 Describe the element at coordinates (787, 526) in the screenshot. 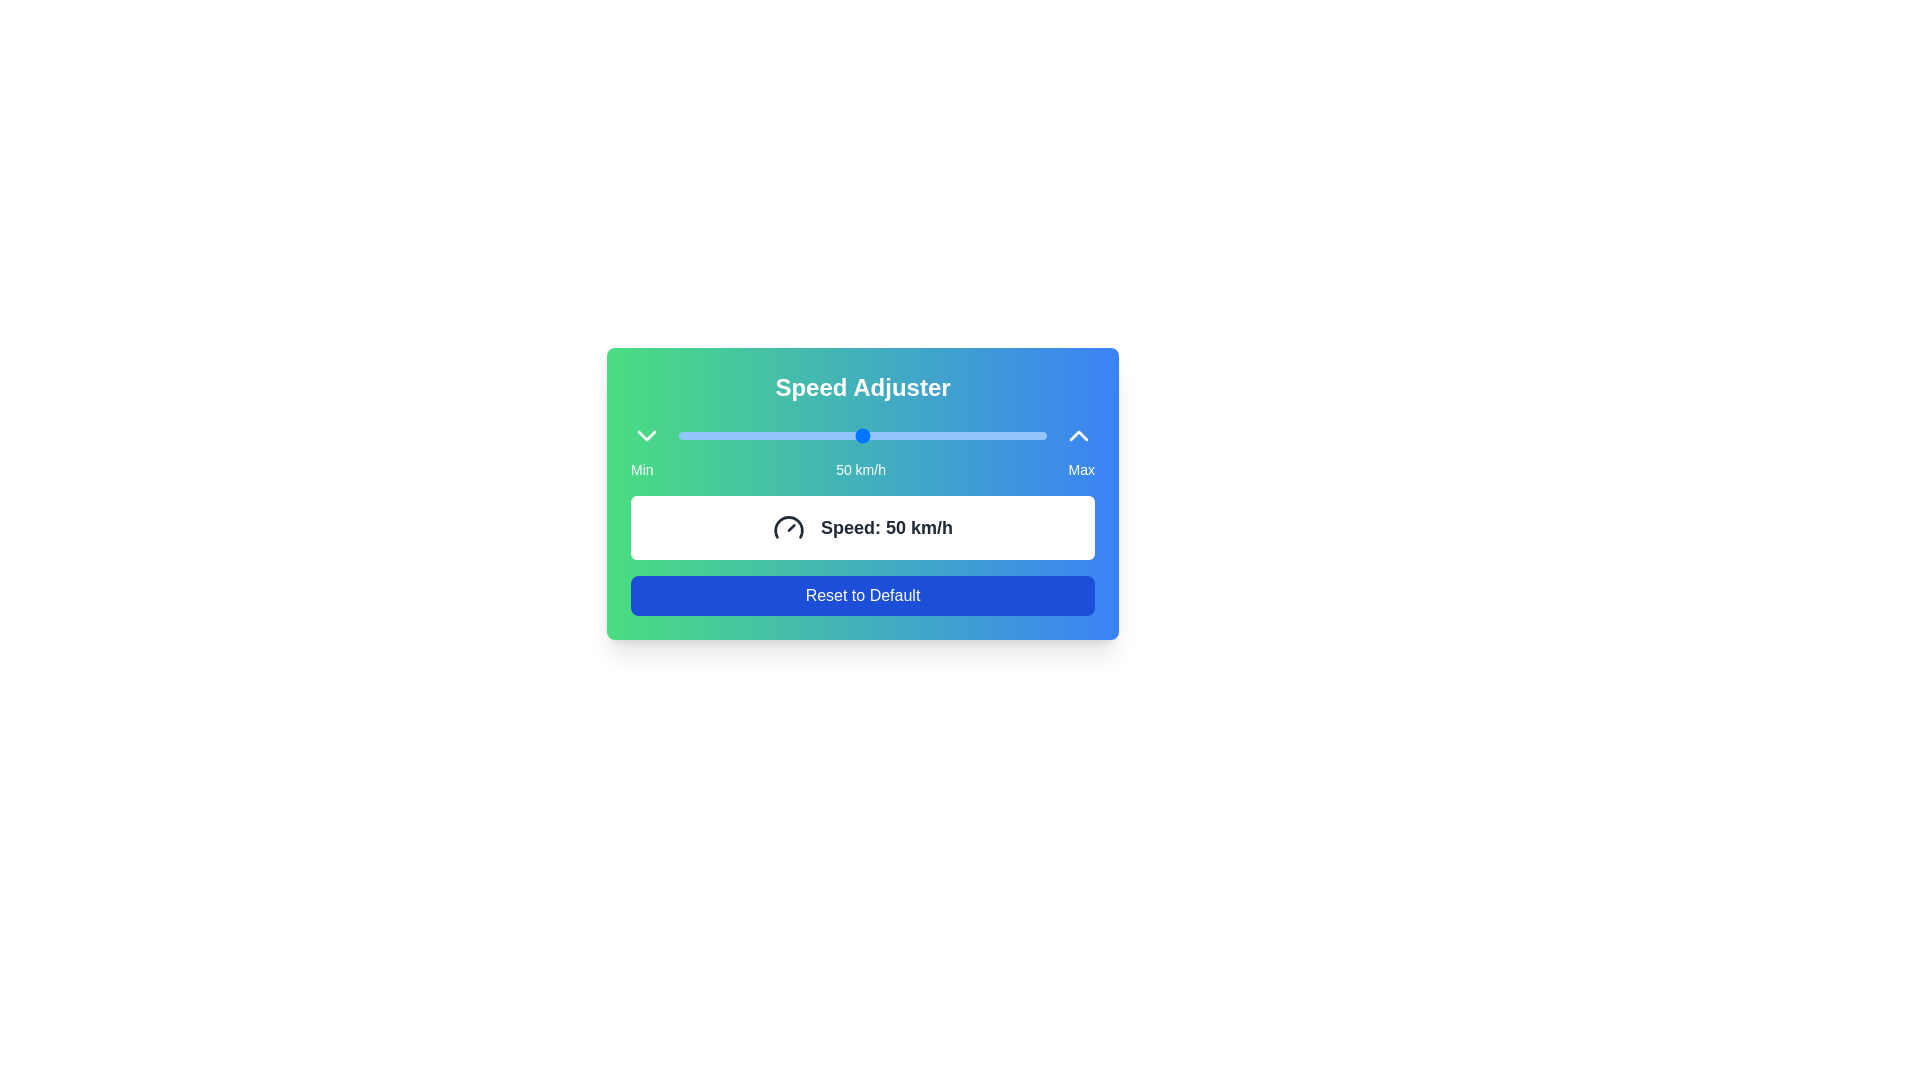

I see `the lower segment of the gauge icon, which has a clean, simplistic design and resembles a speedometer arc, in the 'Speed Adjuster' interface` at that location.